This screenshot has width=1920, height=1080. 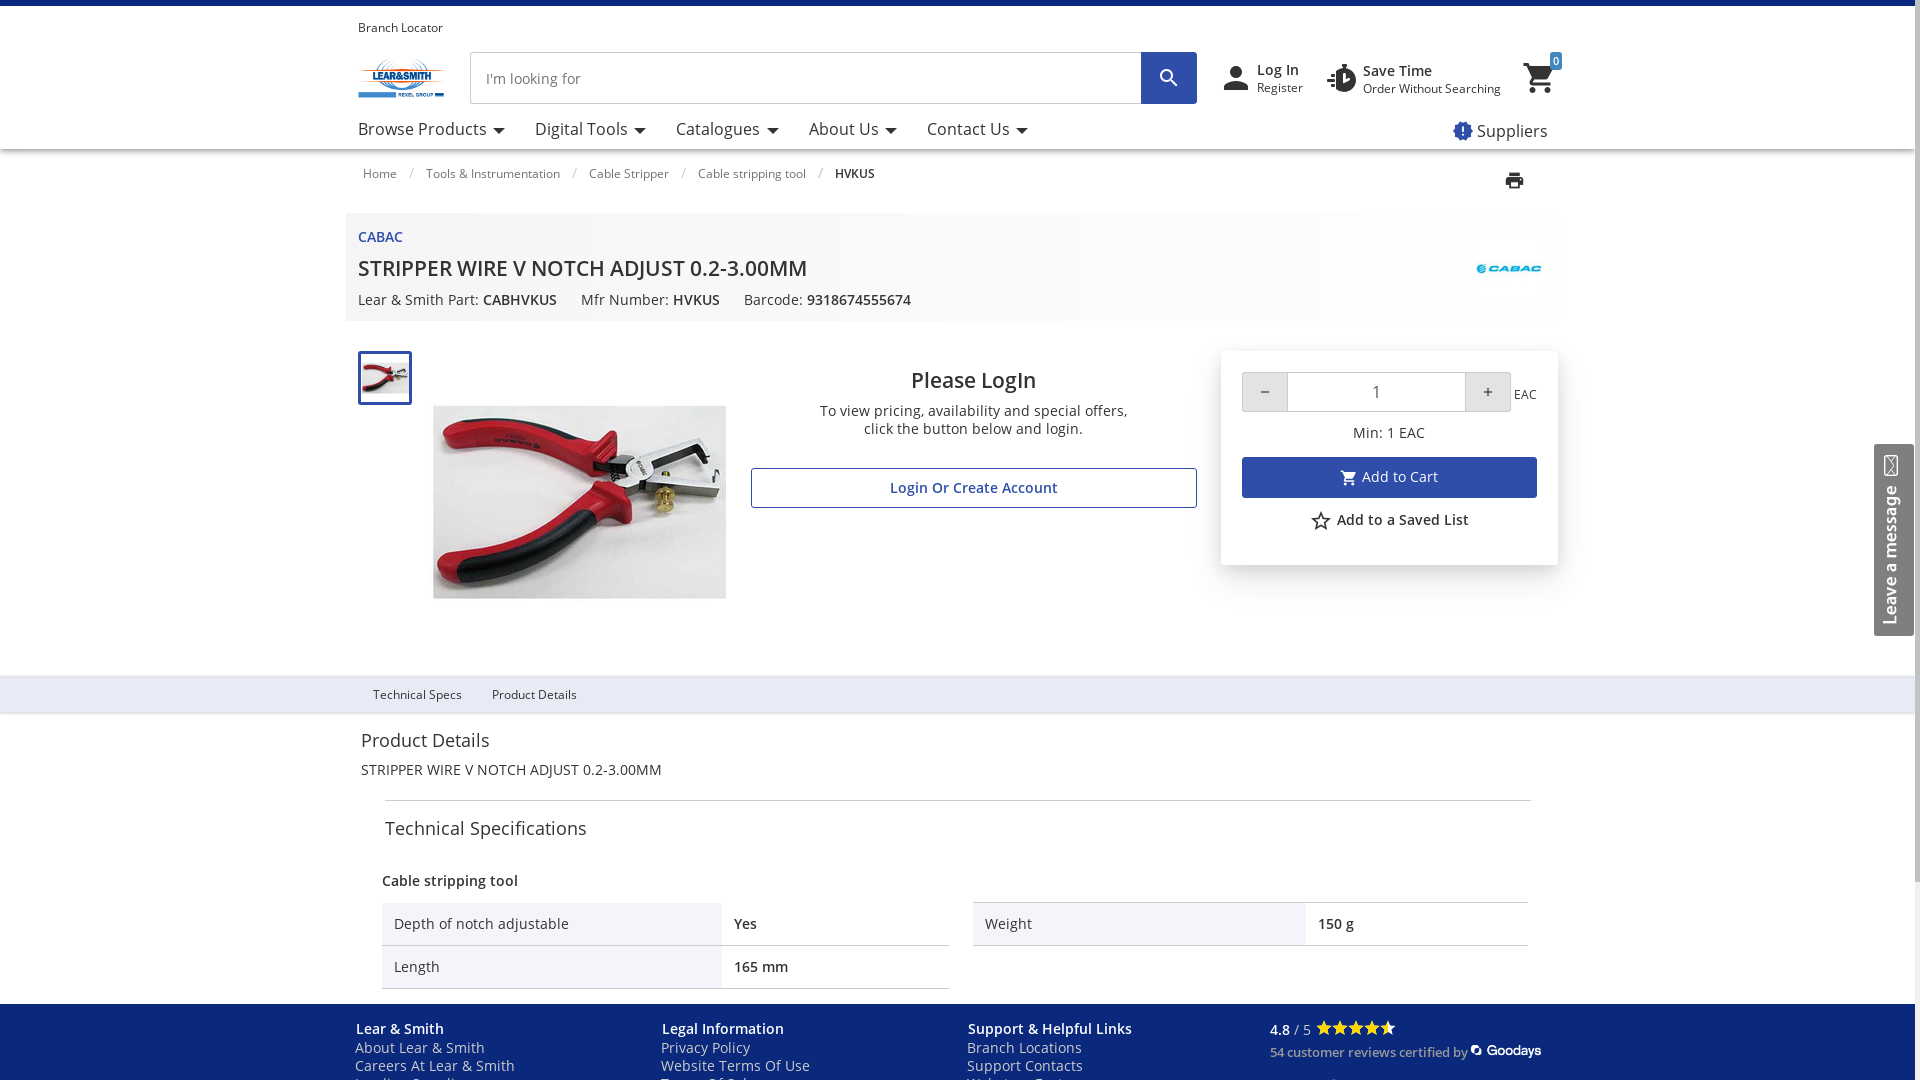 I want to click on 'Privacy Policy', so click(x=704, y=1046).